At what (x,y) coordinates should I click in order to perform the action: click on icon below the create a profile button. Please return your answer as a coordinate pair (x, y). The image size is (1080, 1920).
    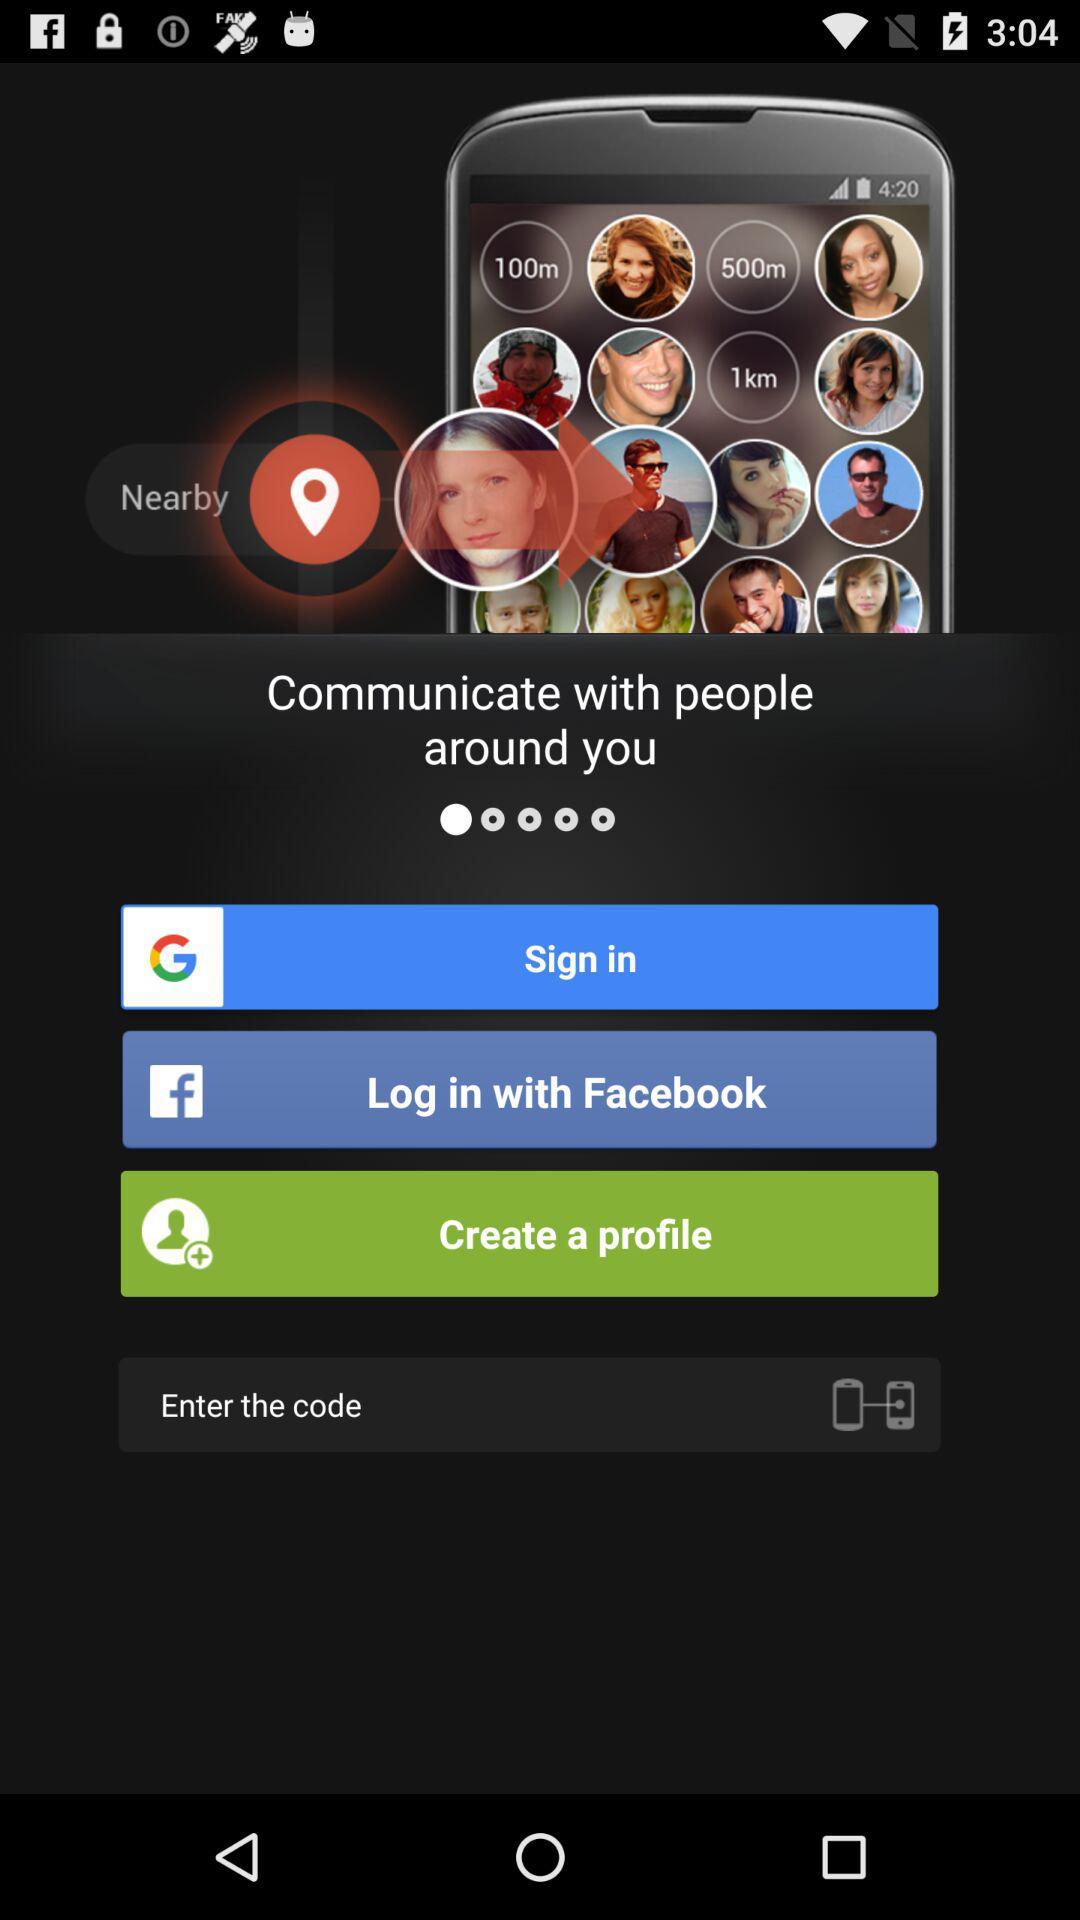
    Looking at the image, I should click on (528, 1403).